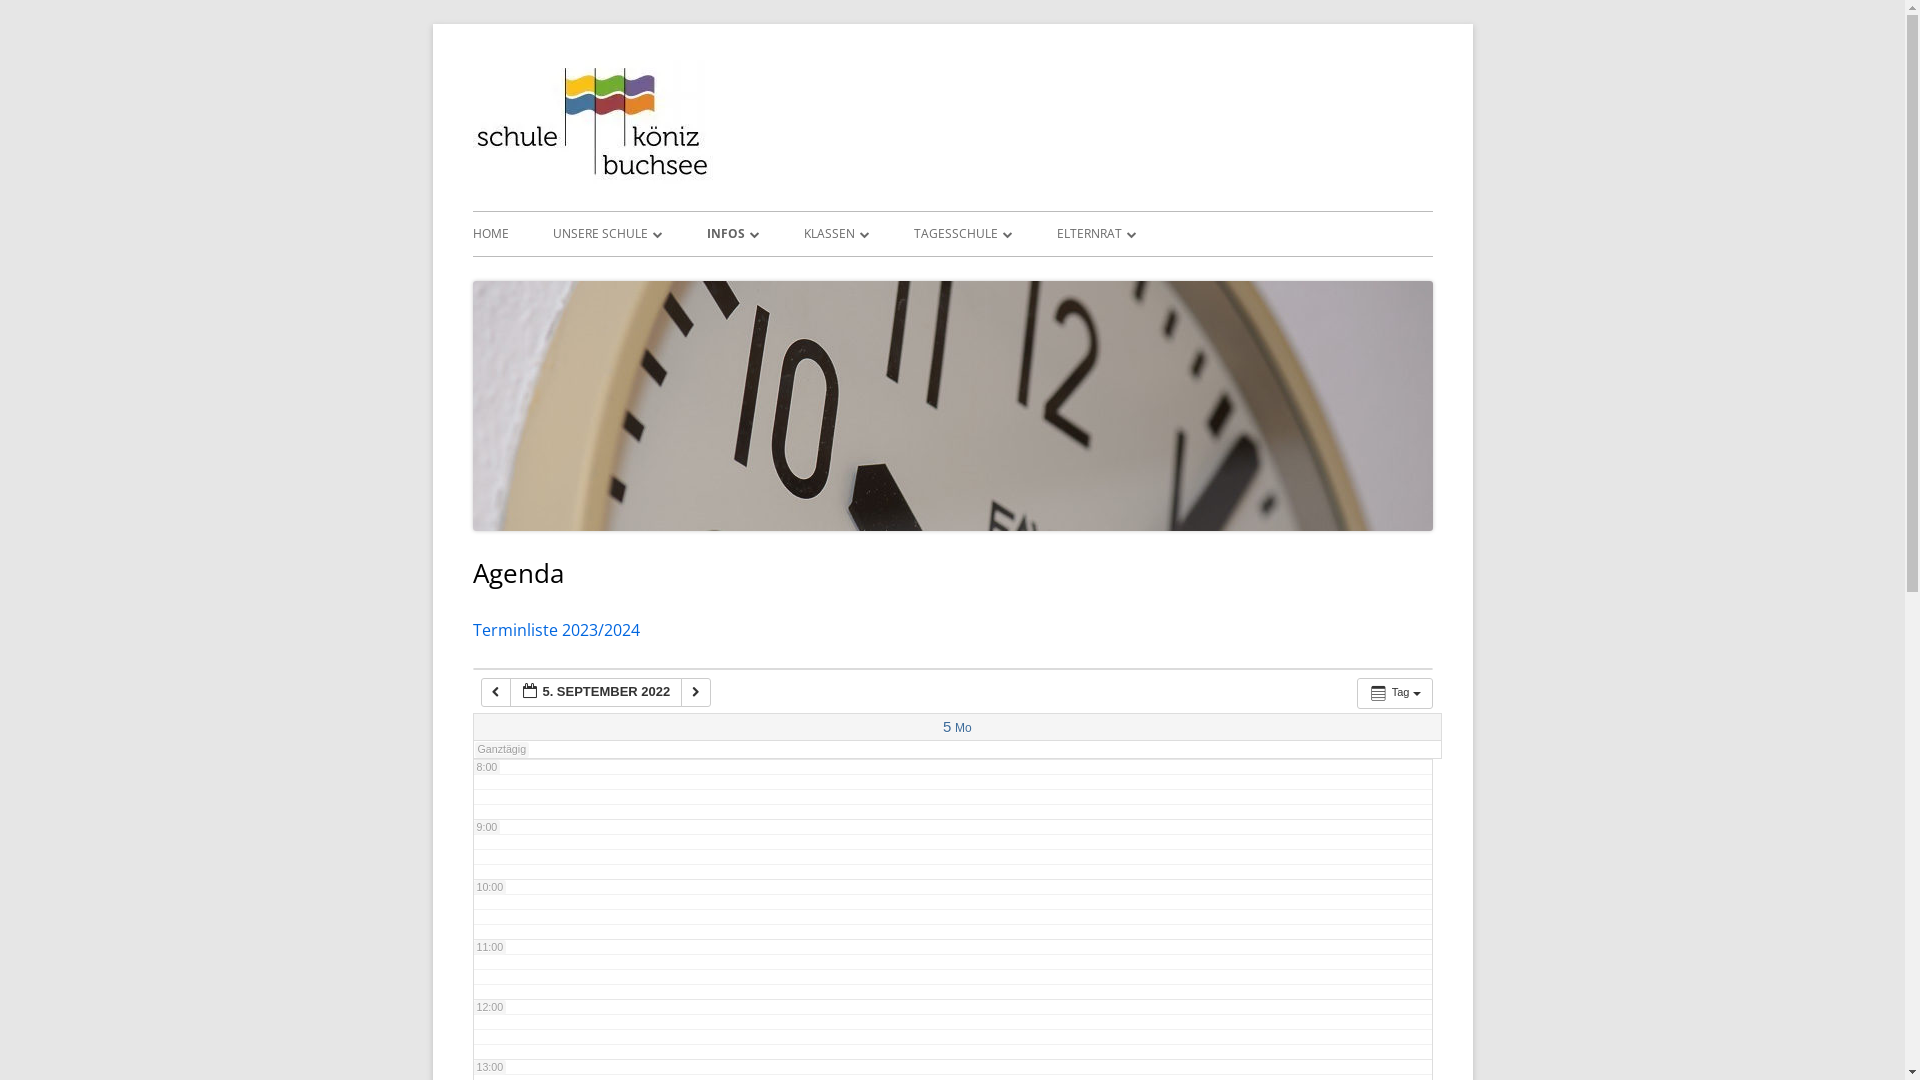  I want to click on 'Terminliste 2023/2024', so click(470, 628).